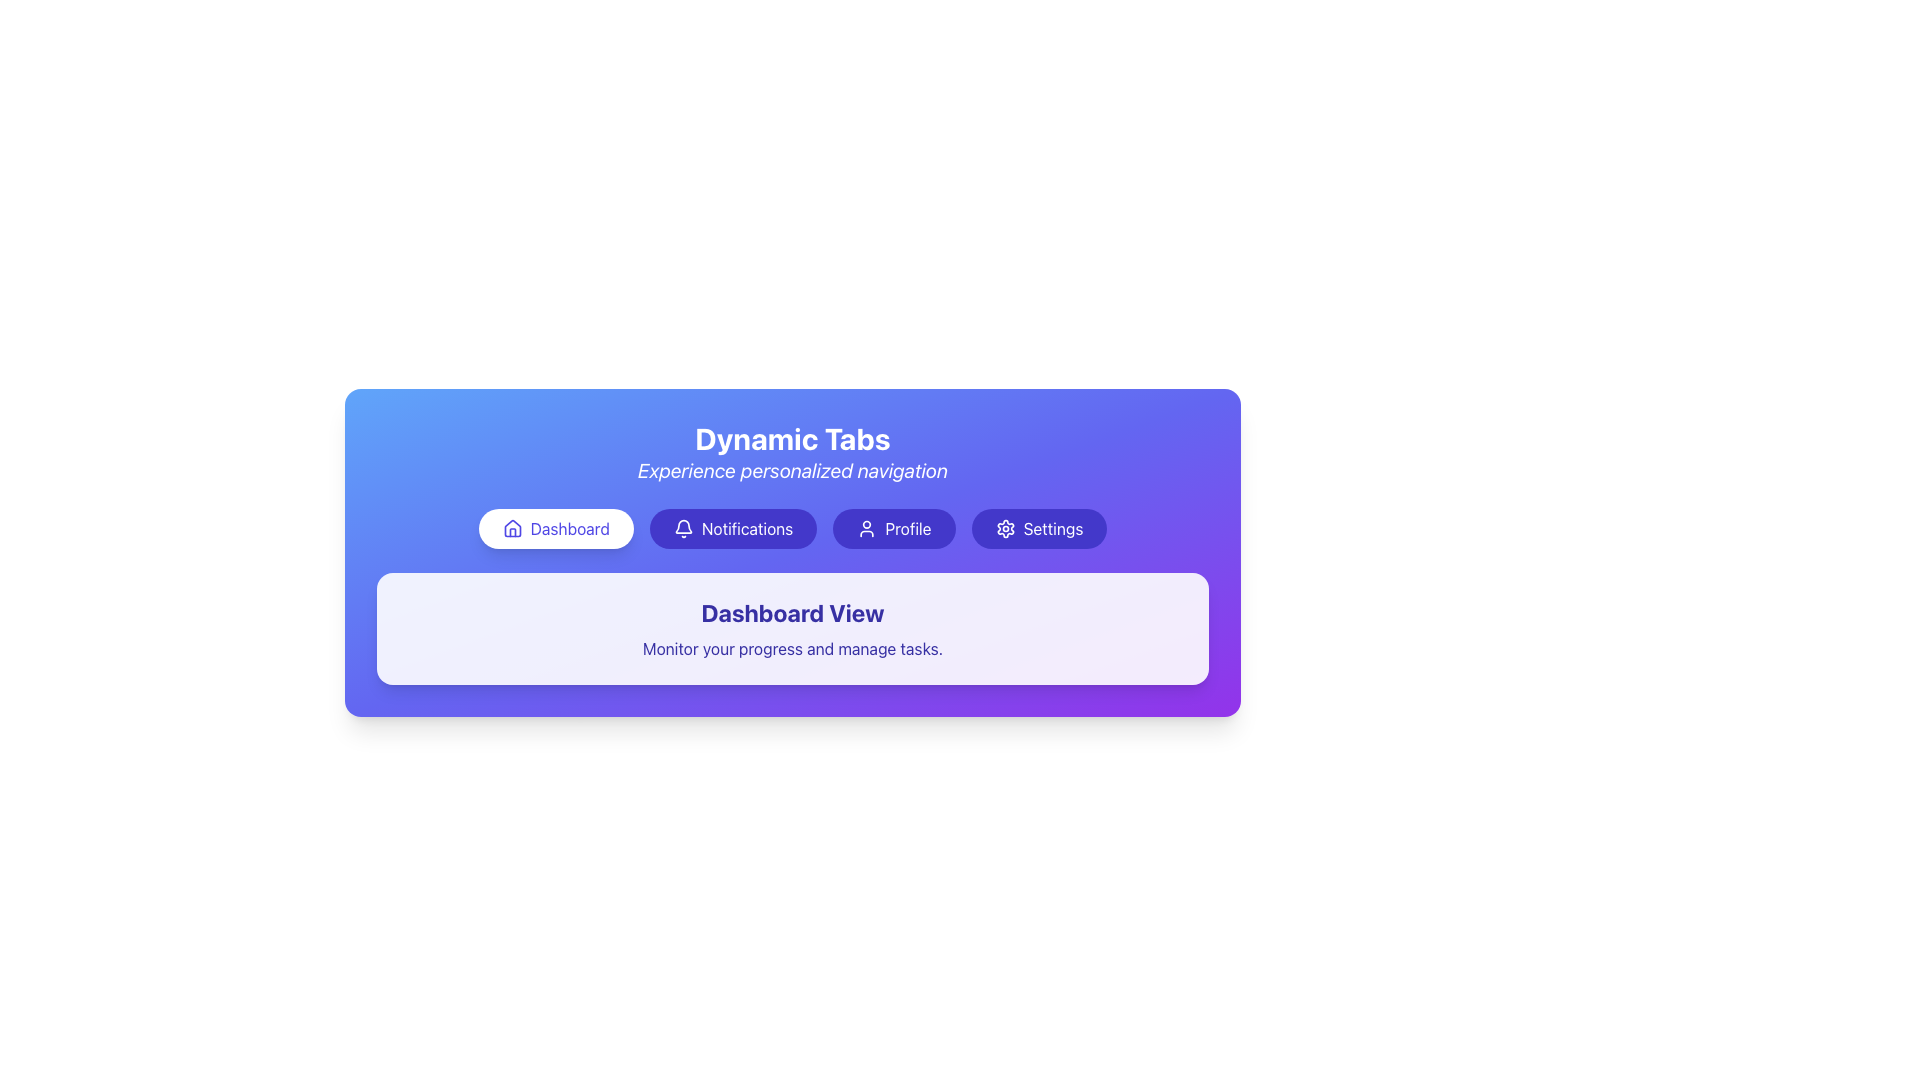 This screenshot has width=1920, height=1080. What do you see at coordinates (556, 527) in the screenshot?
I see `the first button in the horizontal series of buttons under the title 'Dynamic Tabs'` at bounding box center [556, 527].